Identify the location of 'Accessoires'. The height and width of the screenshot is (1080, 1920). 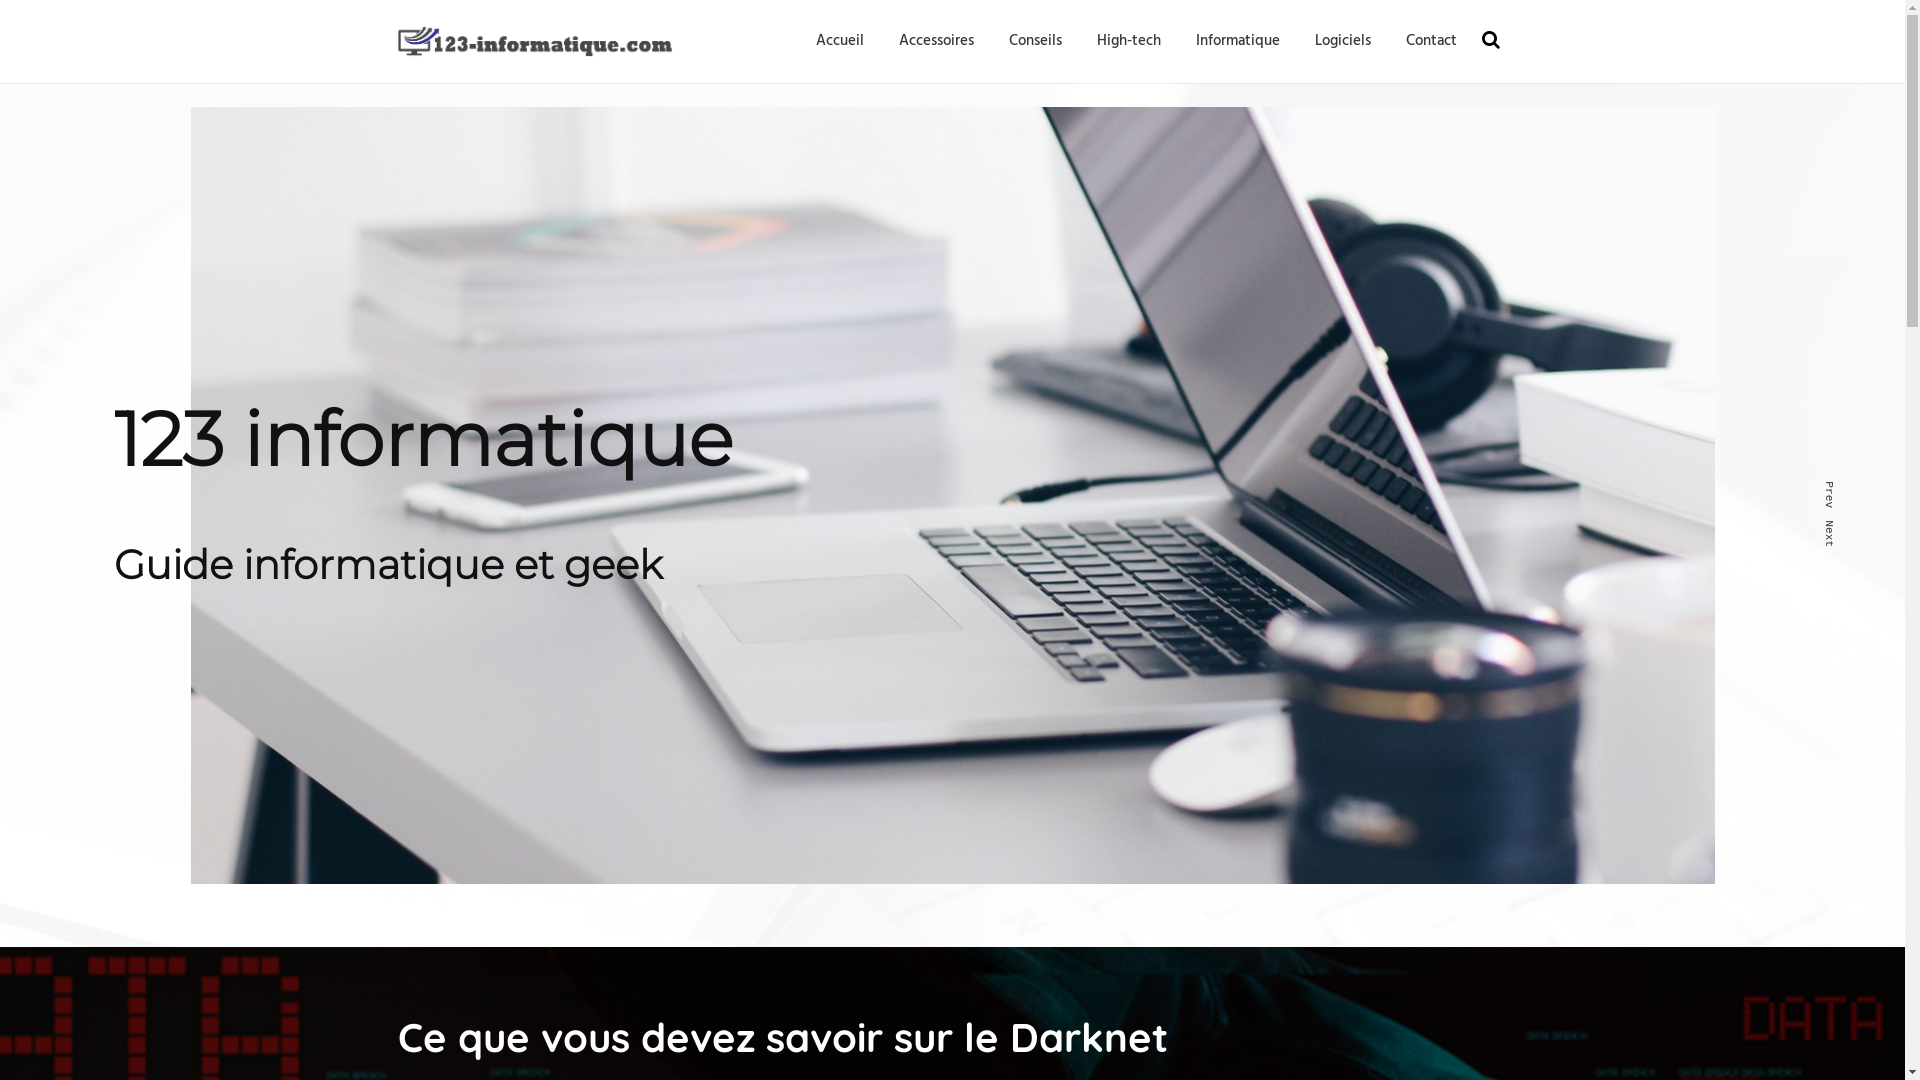
(934, 41).